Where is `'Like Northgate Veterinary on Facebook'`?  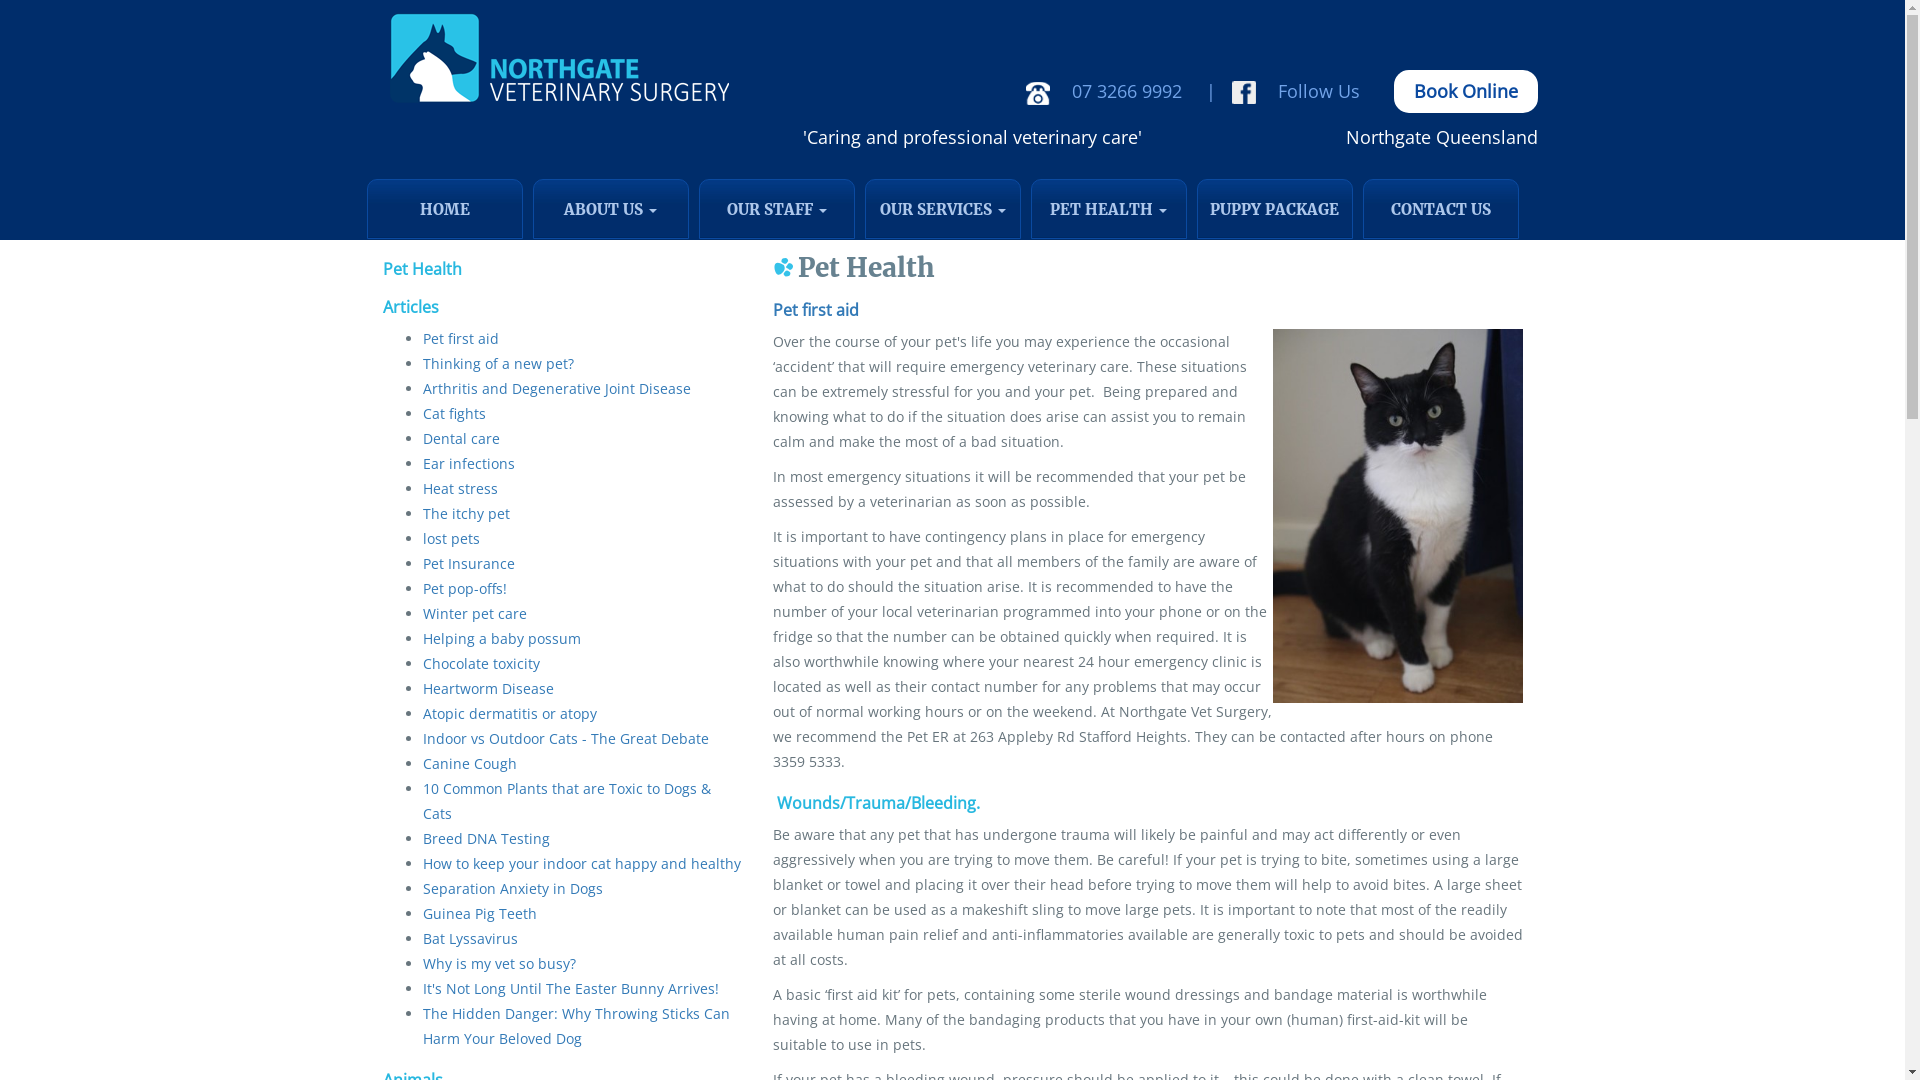 'Like Northgate Veterinary on Facebook' is located at coordinates (1228, 92).